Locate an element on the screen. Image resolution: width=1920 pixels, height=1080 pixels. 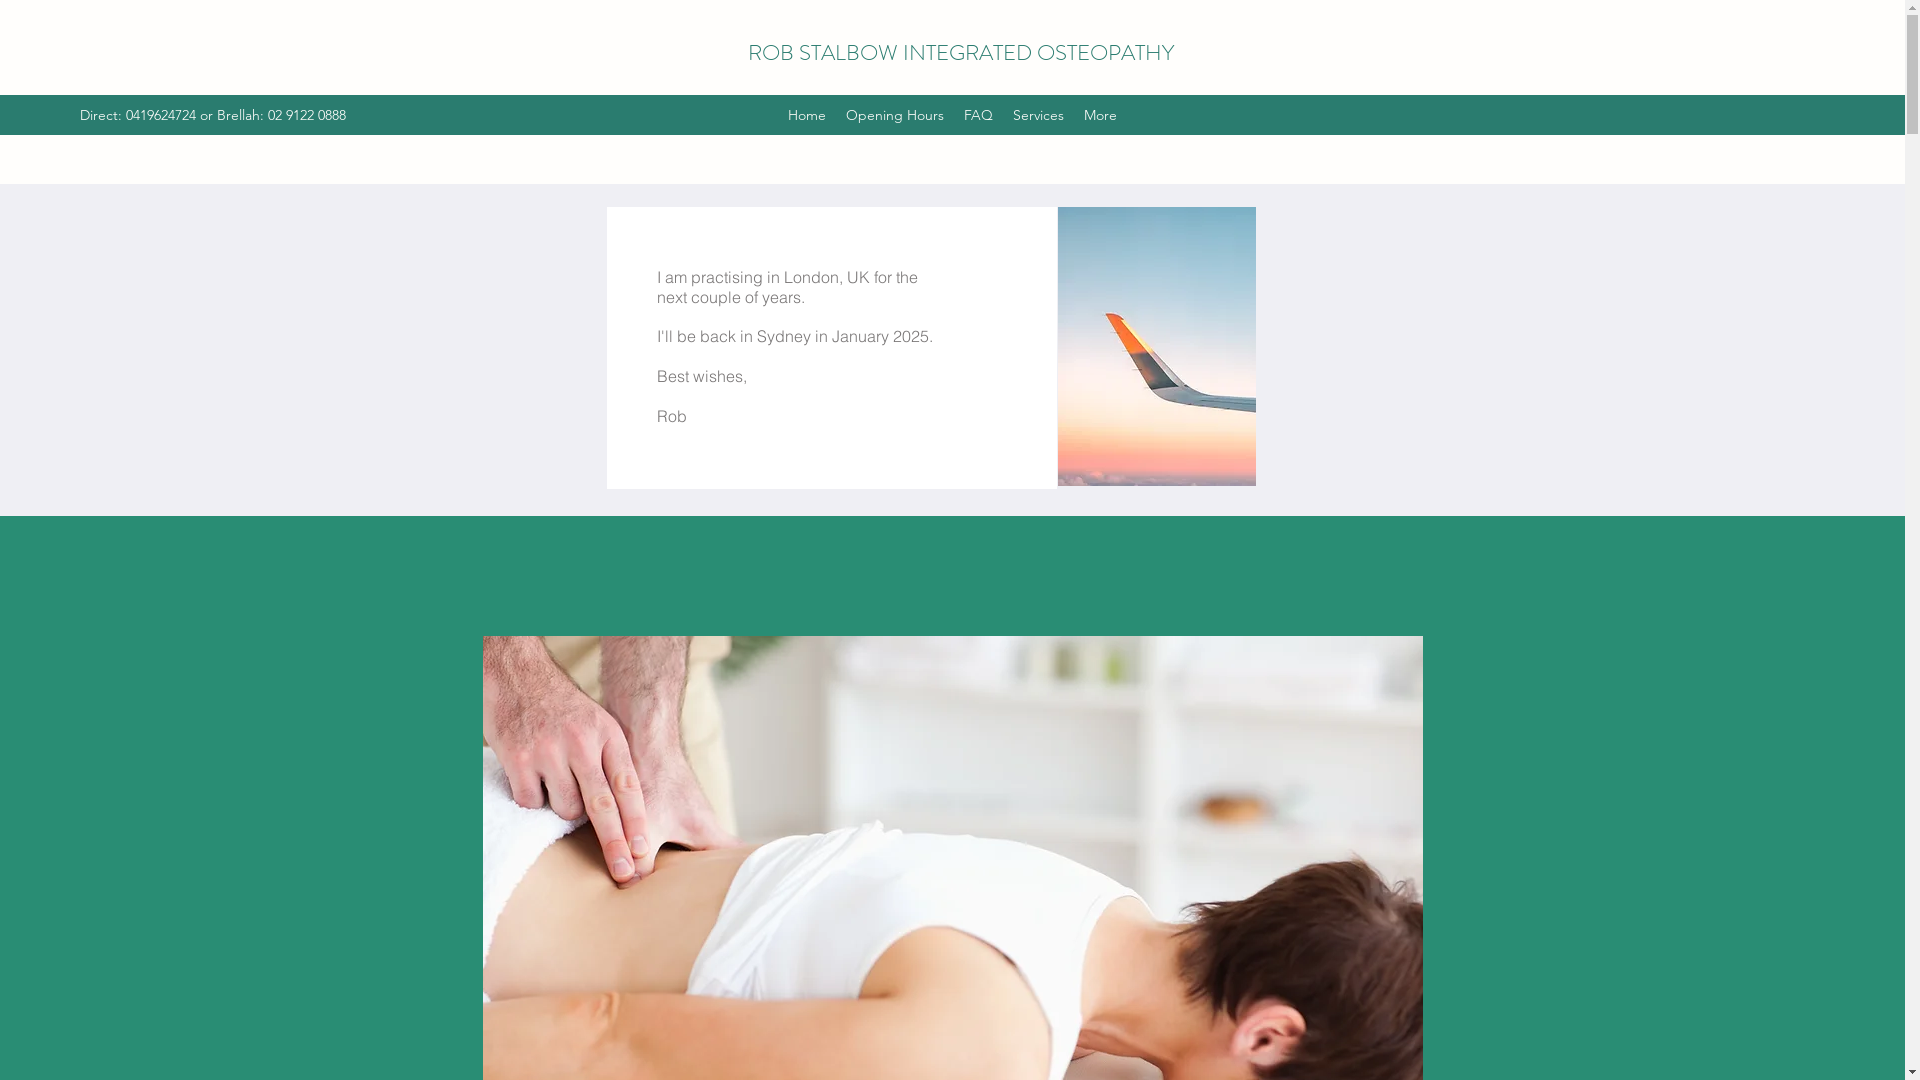
'Opening Hours' is located at coordinates (893, 115).